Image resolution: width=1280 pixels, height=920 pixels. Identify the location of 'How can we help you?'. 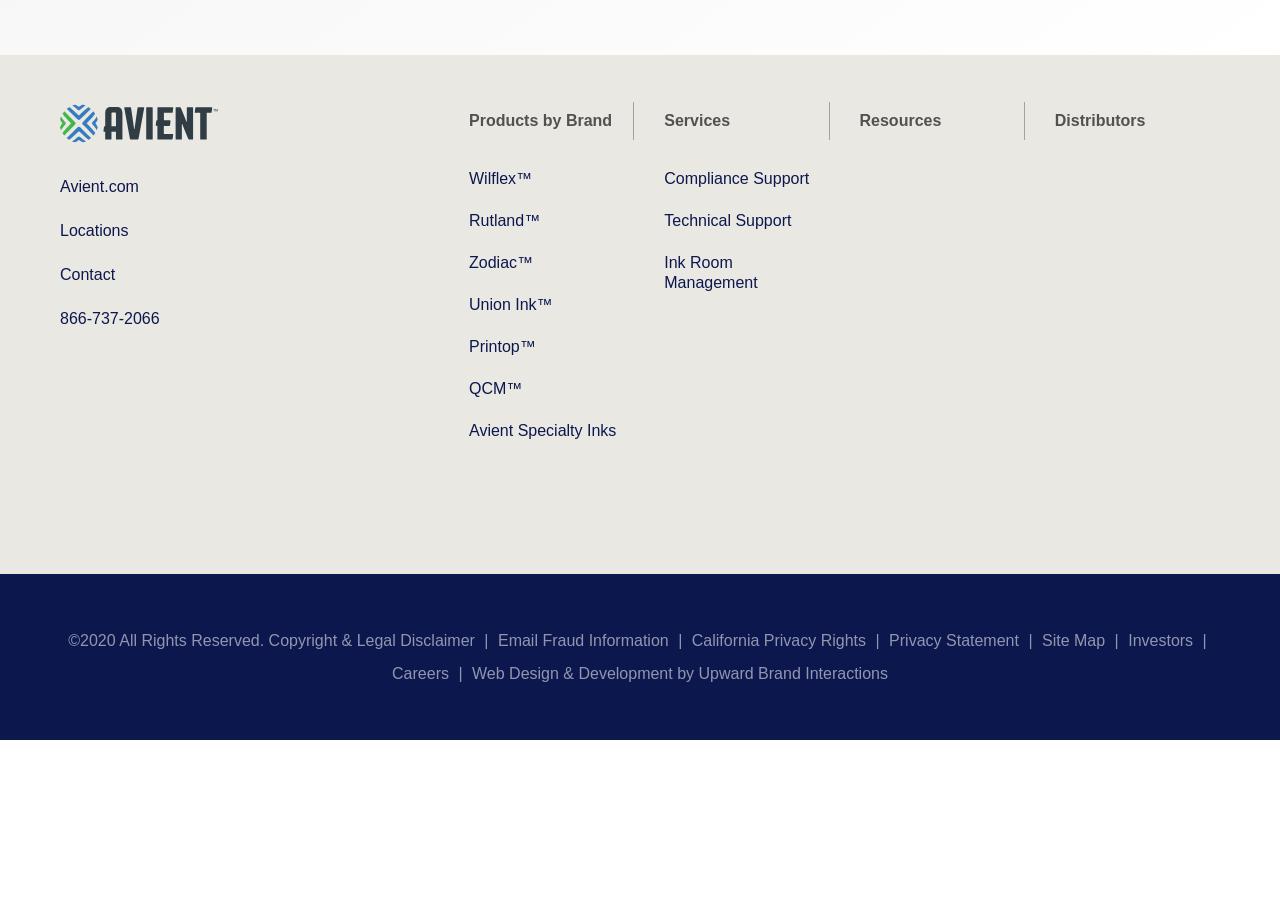
(98, 821).